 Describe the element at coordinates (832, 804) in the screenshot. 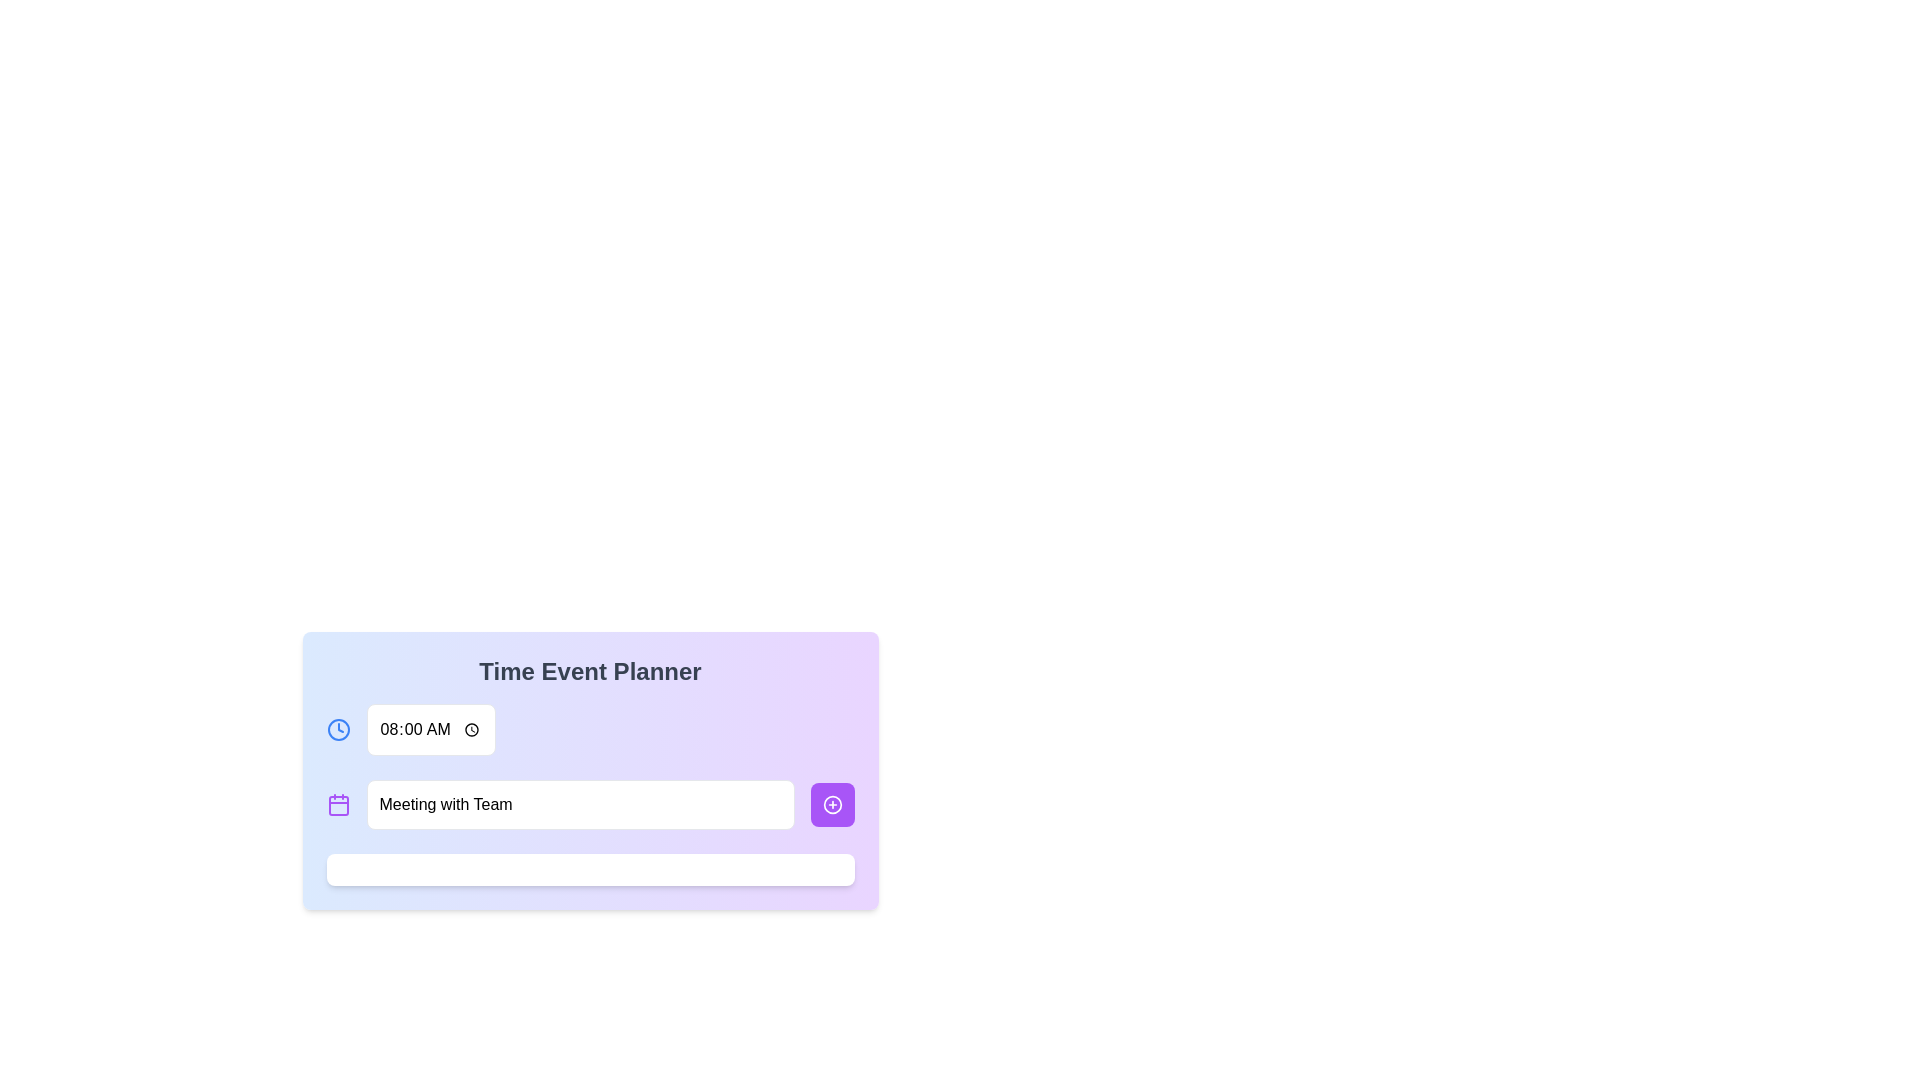

I see `the small circle element, which is part of a purple plus icon located in the bottom-right corner of the interaction card` at that location.